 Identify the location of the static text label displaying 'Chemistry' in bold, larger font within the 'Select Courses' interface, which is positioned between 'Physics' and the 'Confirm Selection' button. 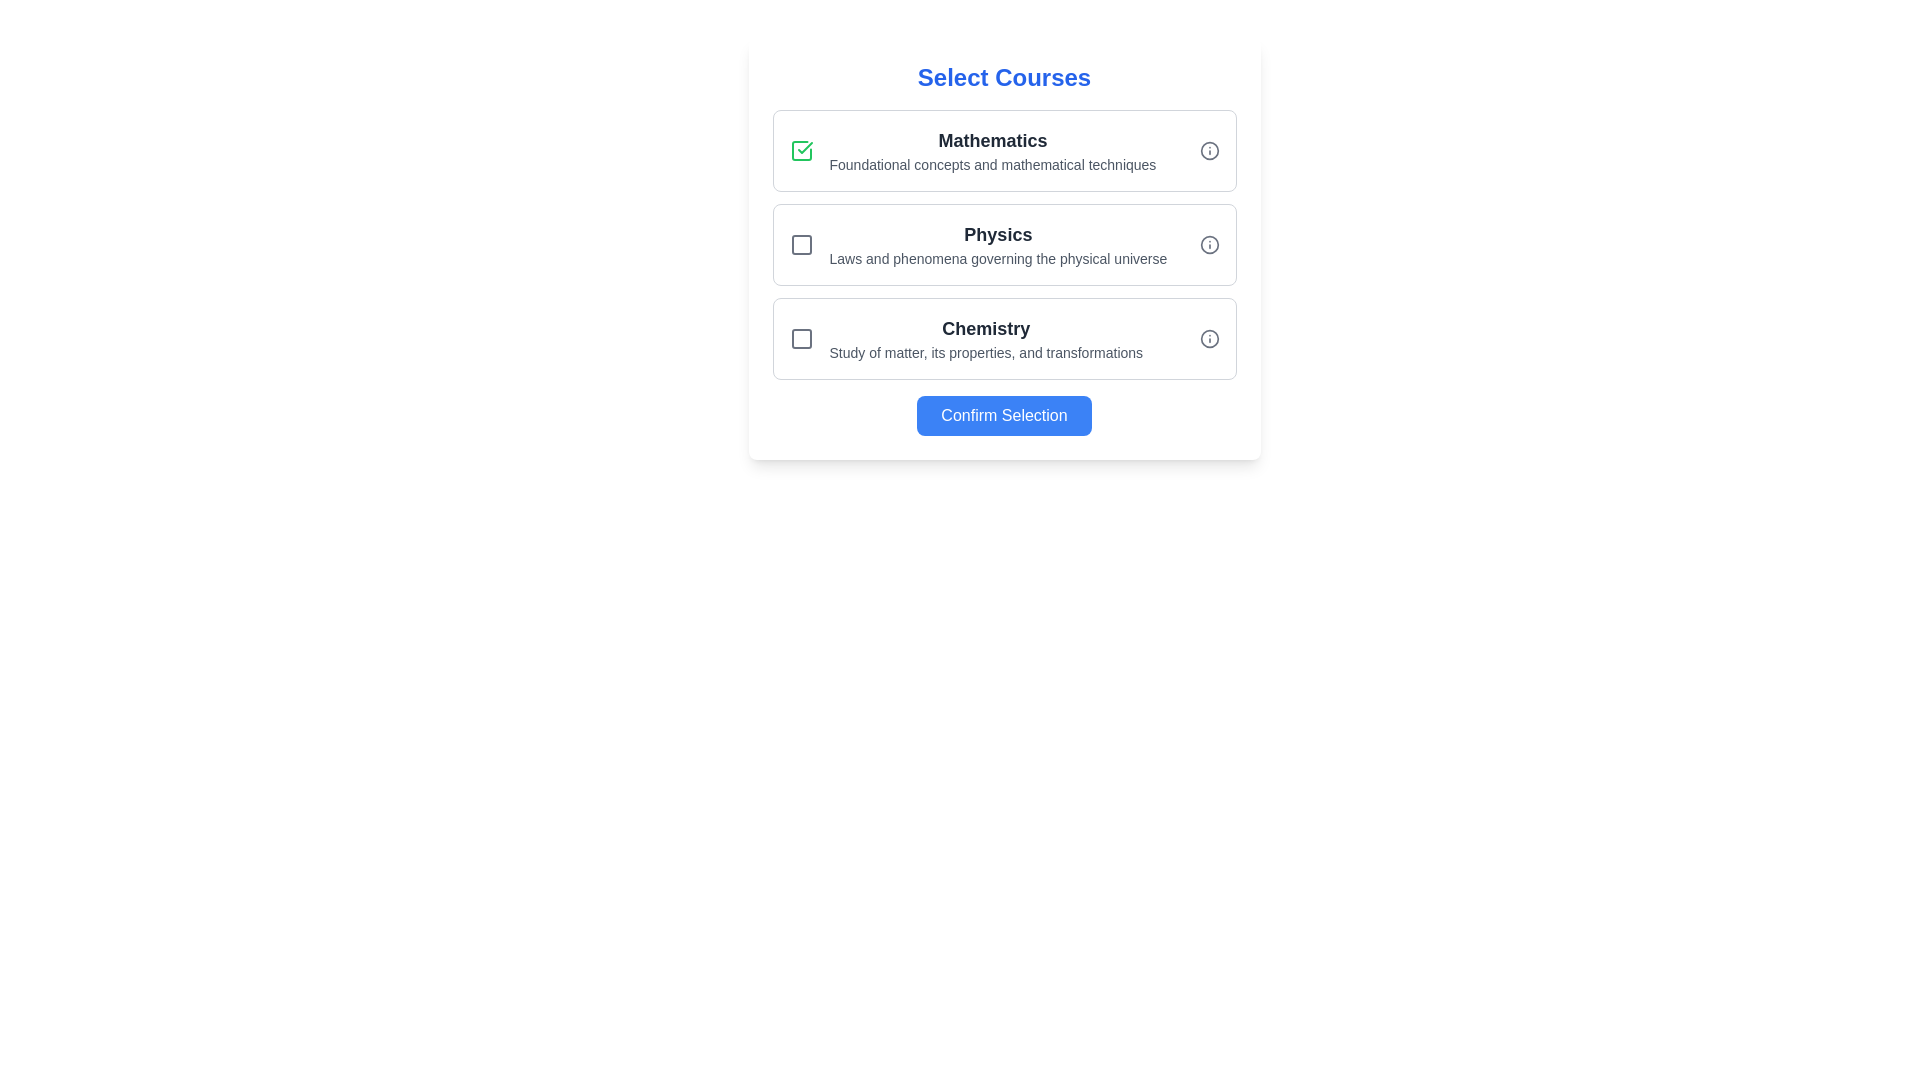
(986, 327).